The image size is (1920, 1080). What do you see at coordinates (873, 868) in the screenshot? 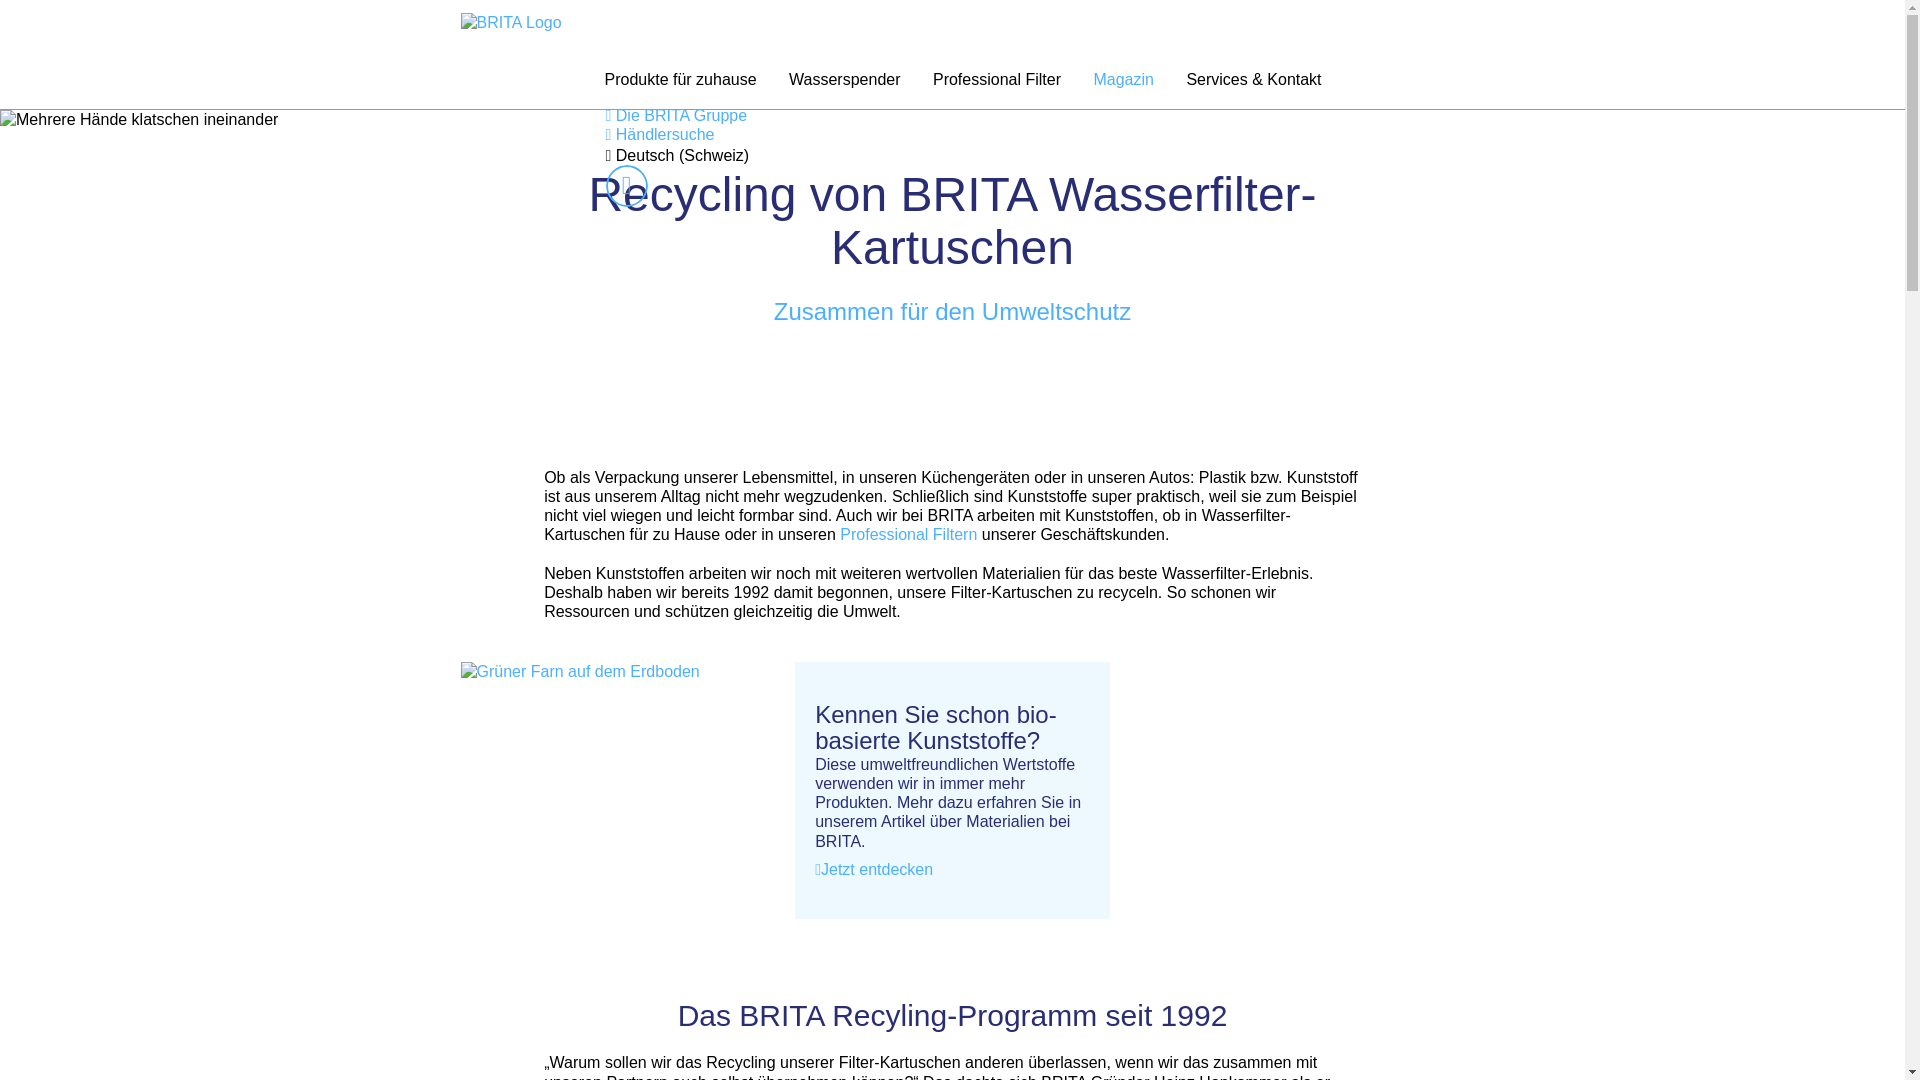
I see `'Jetzt entdecken'` at bounding box center [873, 868].